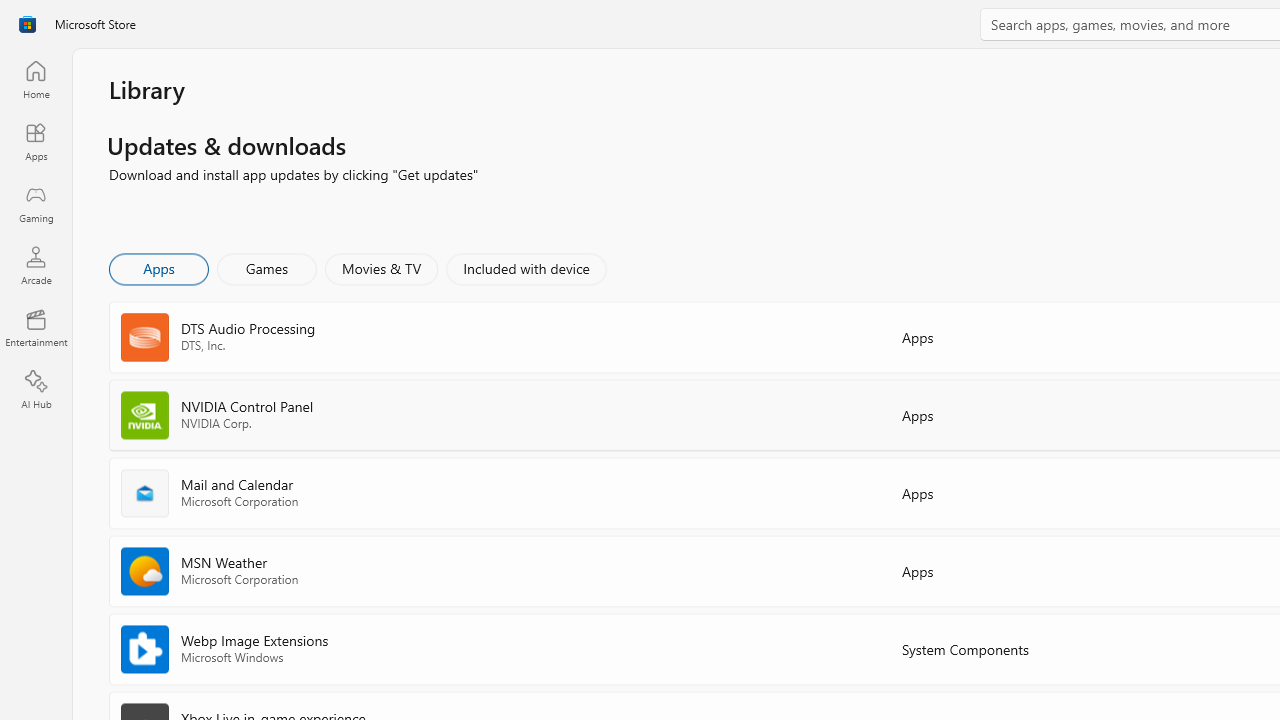  Describe the element at coordinates (266, 267) in the screenshot. I see `'Games'` at that location.